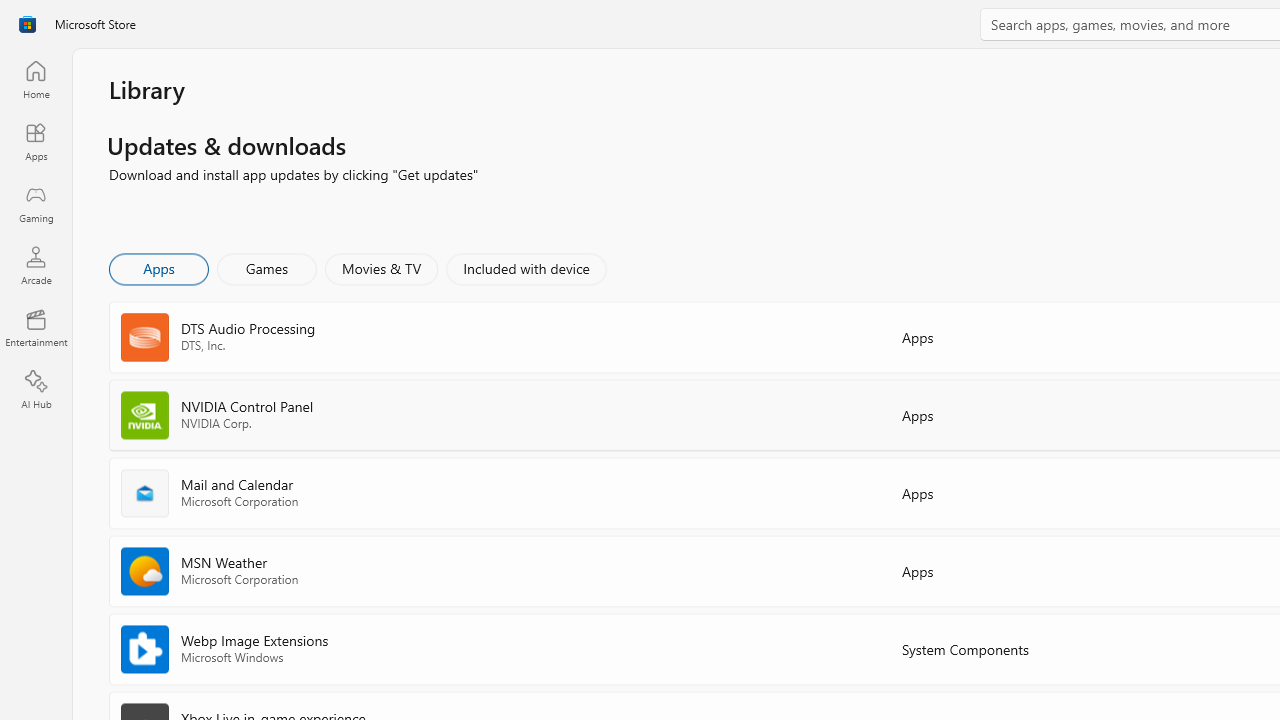  Describe the element at coordinates (266, 267) in the screenshot. I see `'Games'` at that location.